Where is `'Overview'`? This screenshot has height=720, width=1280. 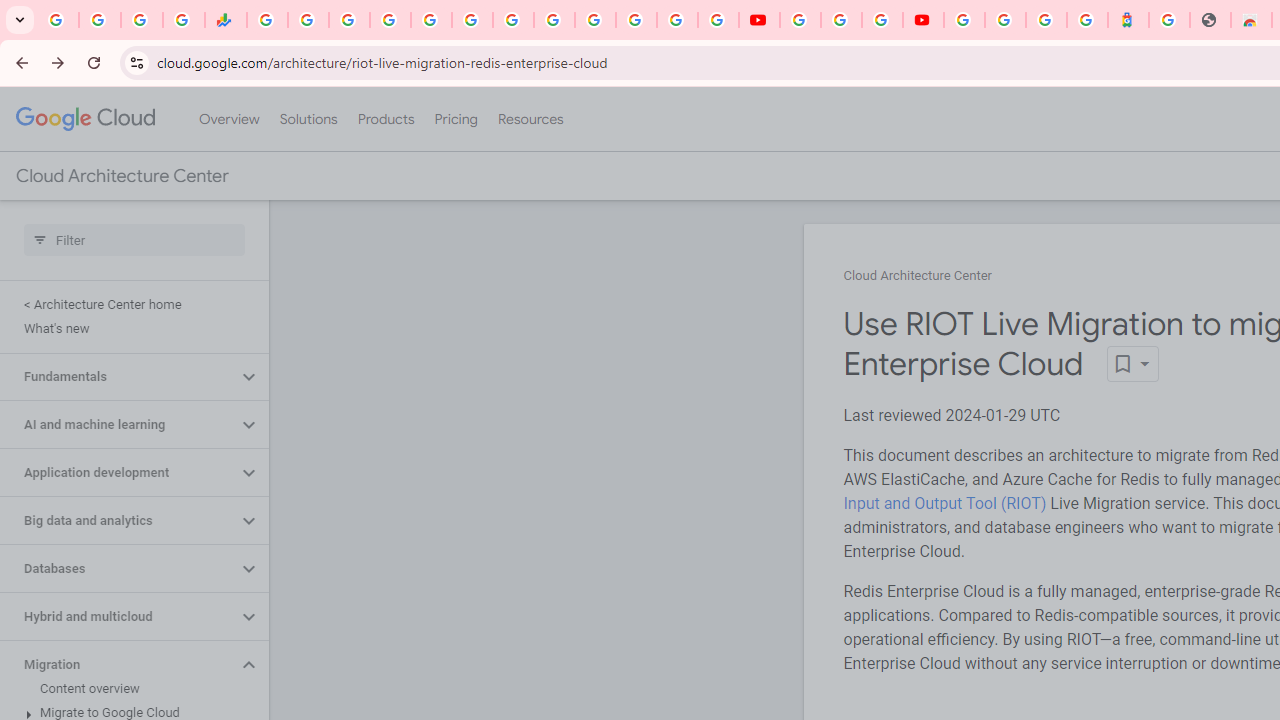
'Overview' is located at coordinates (229, 119).